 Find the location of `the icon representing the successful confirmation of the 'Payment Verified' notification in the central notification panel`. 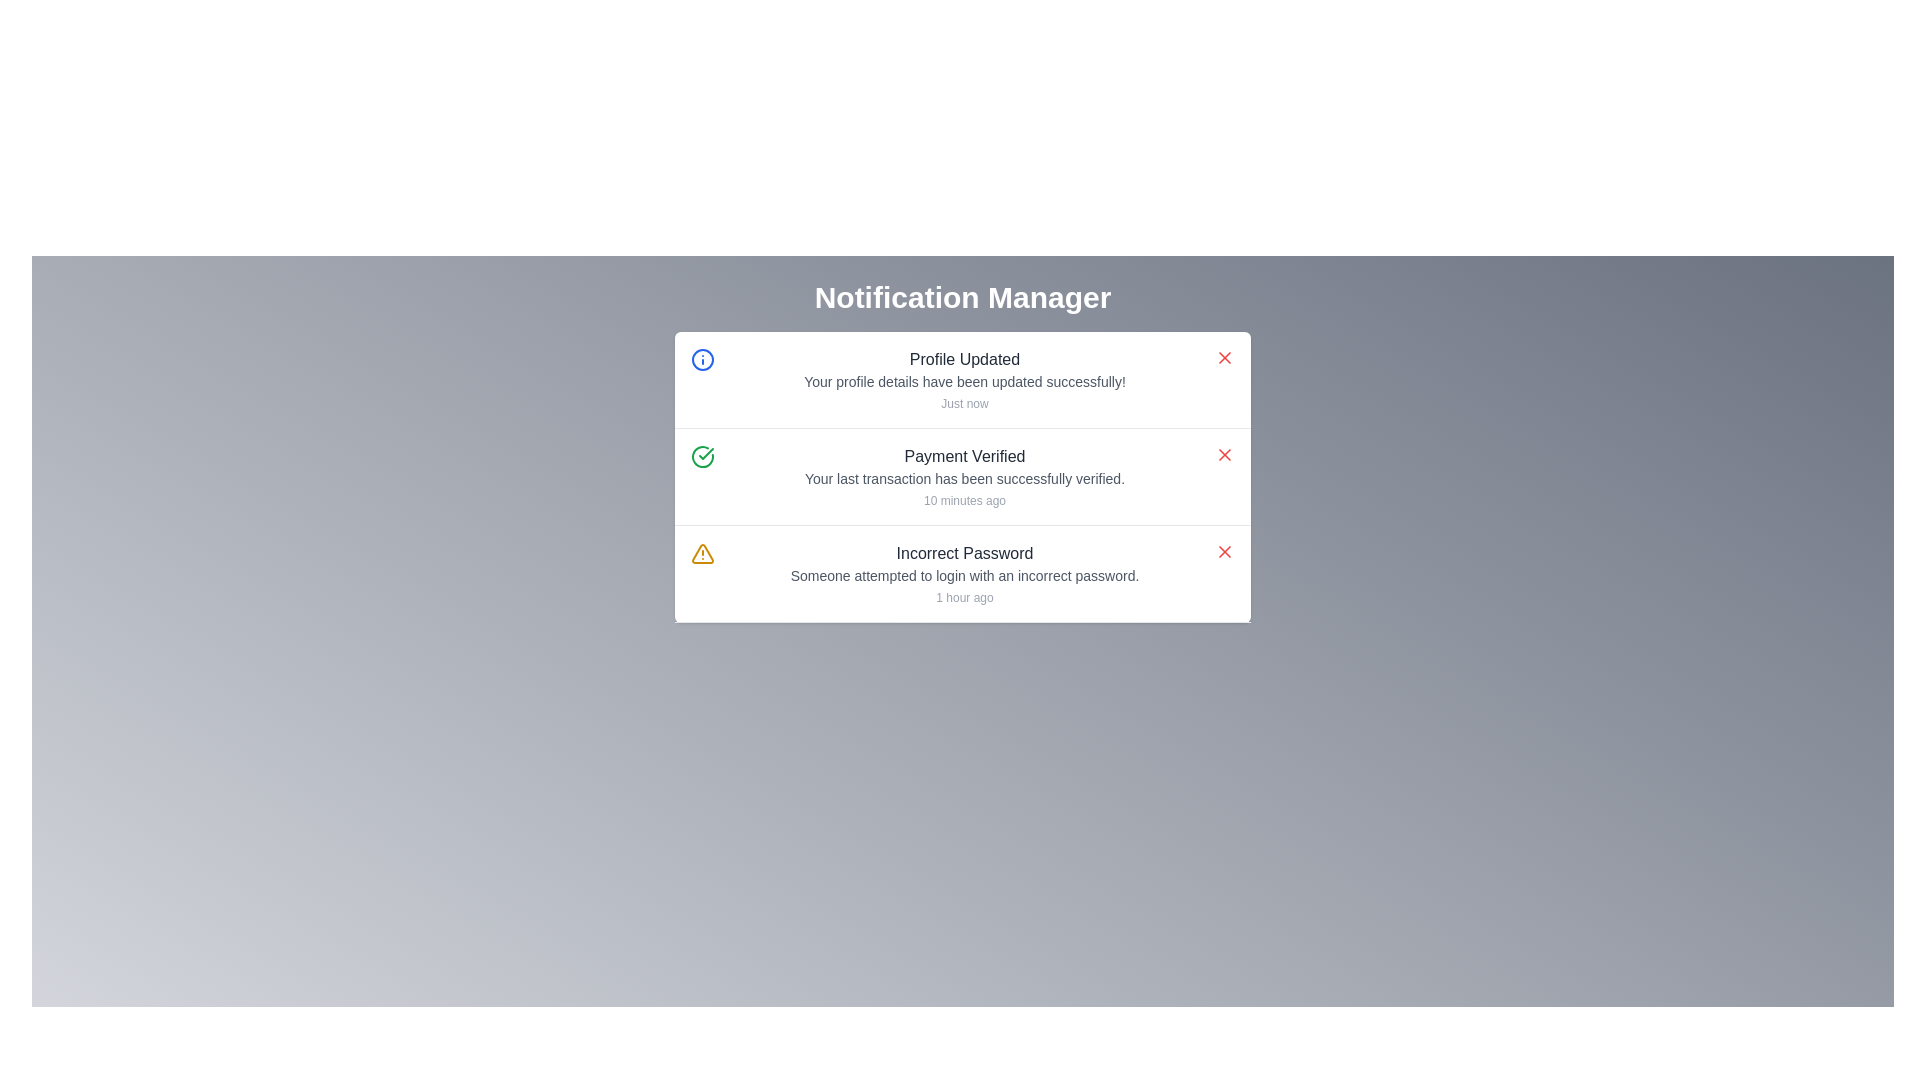

the icon representing the successful confirmation of the 'Payment Verified' notification in the central notification panel is located at coordinates (706, 454).